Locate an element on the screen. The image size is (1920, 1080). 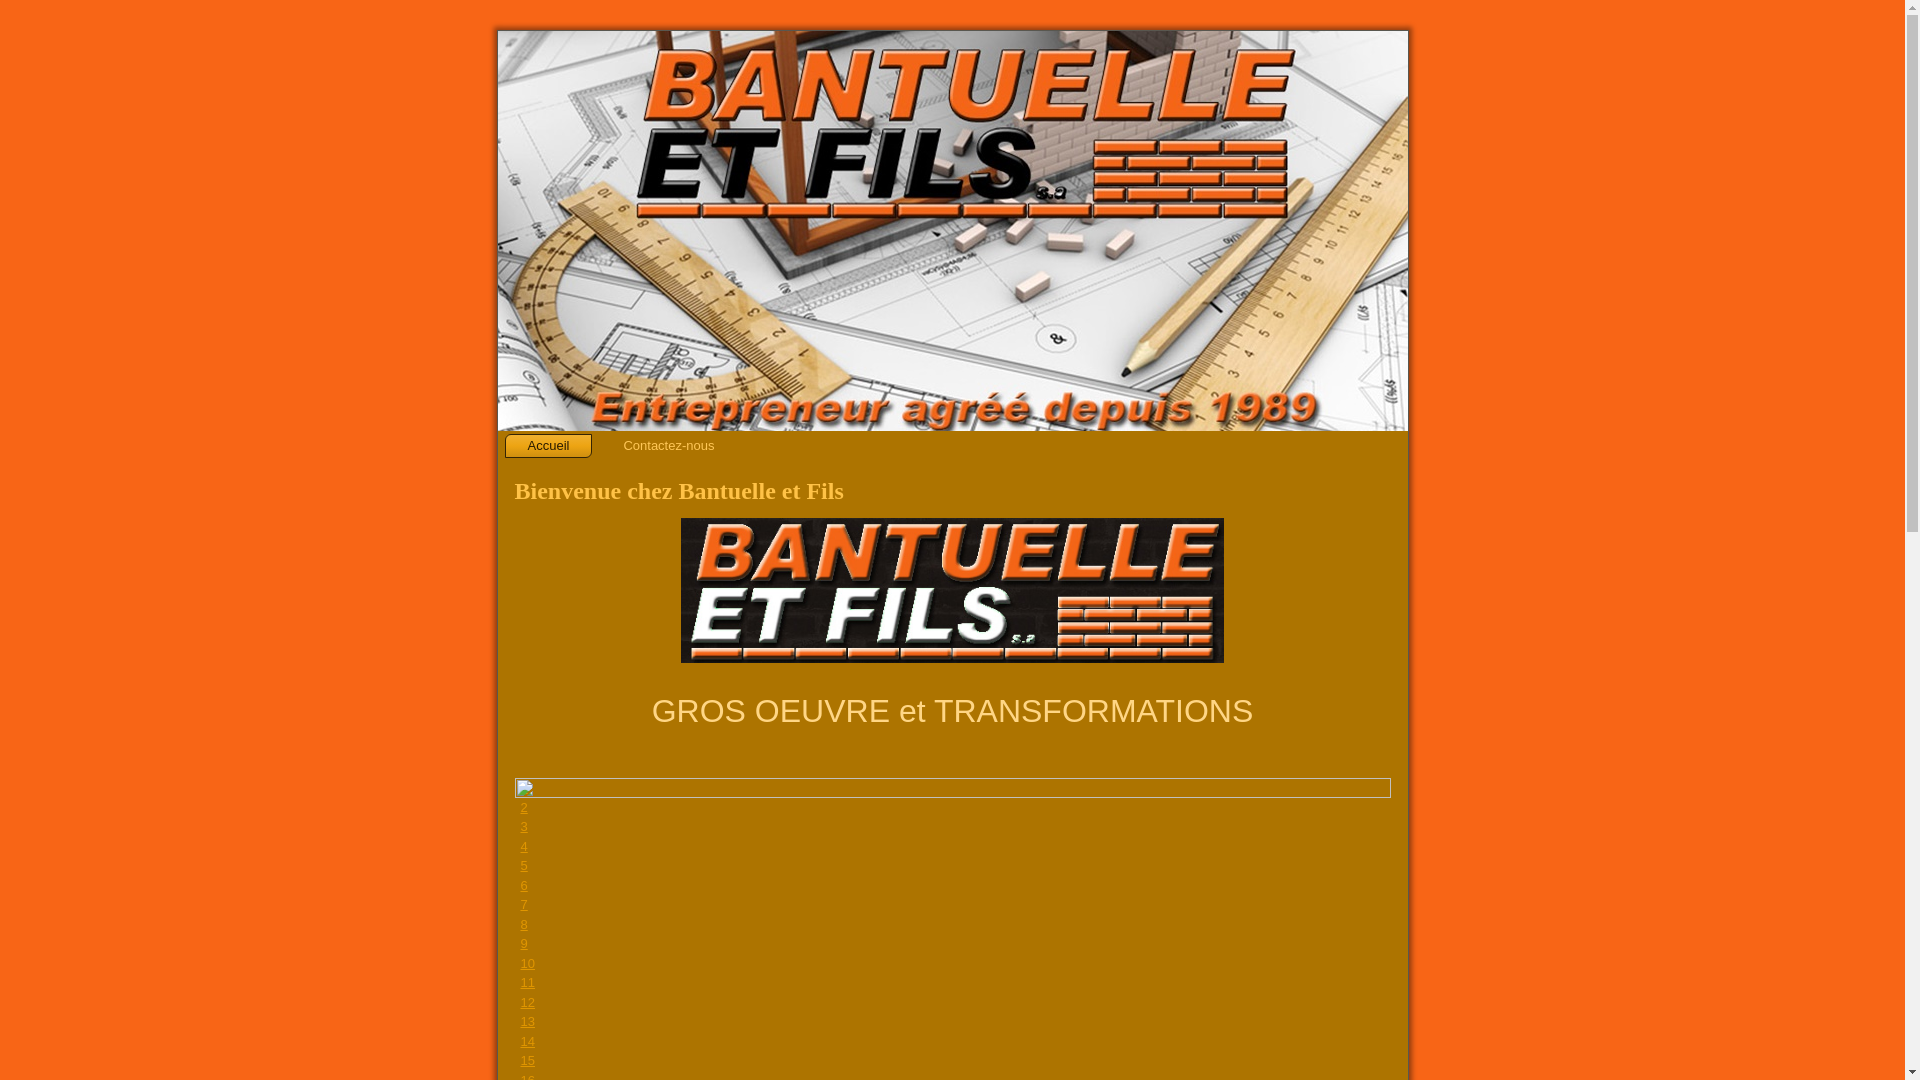
'5' is located at coordinates (523, 864).